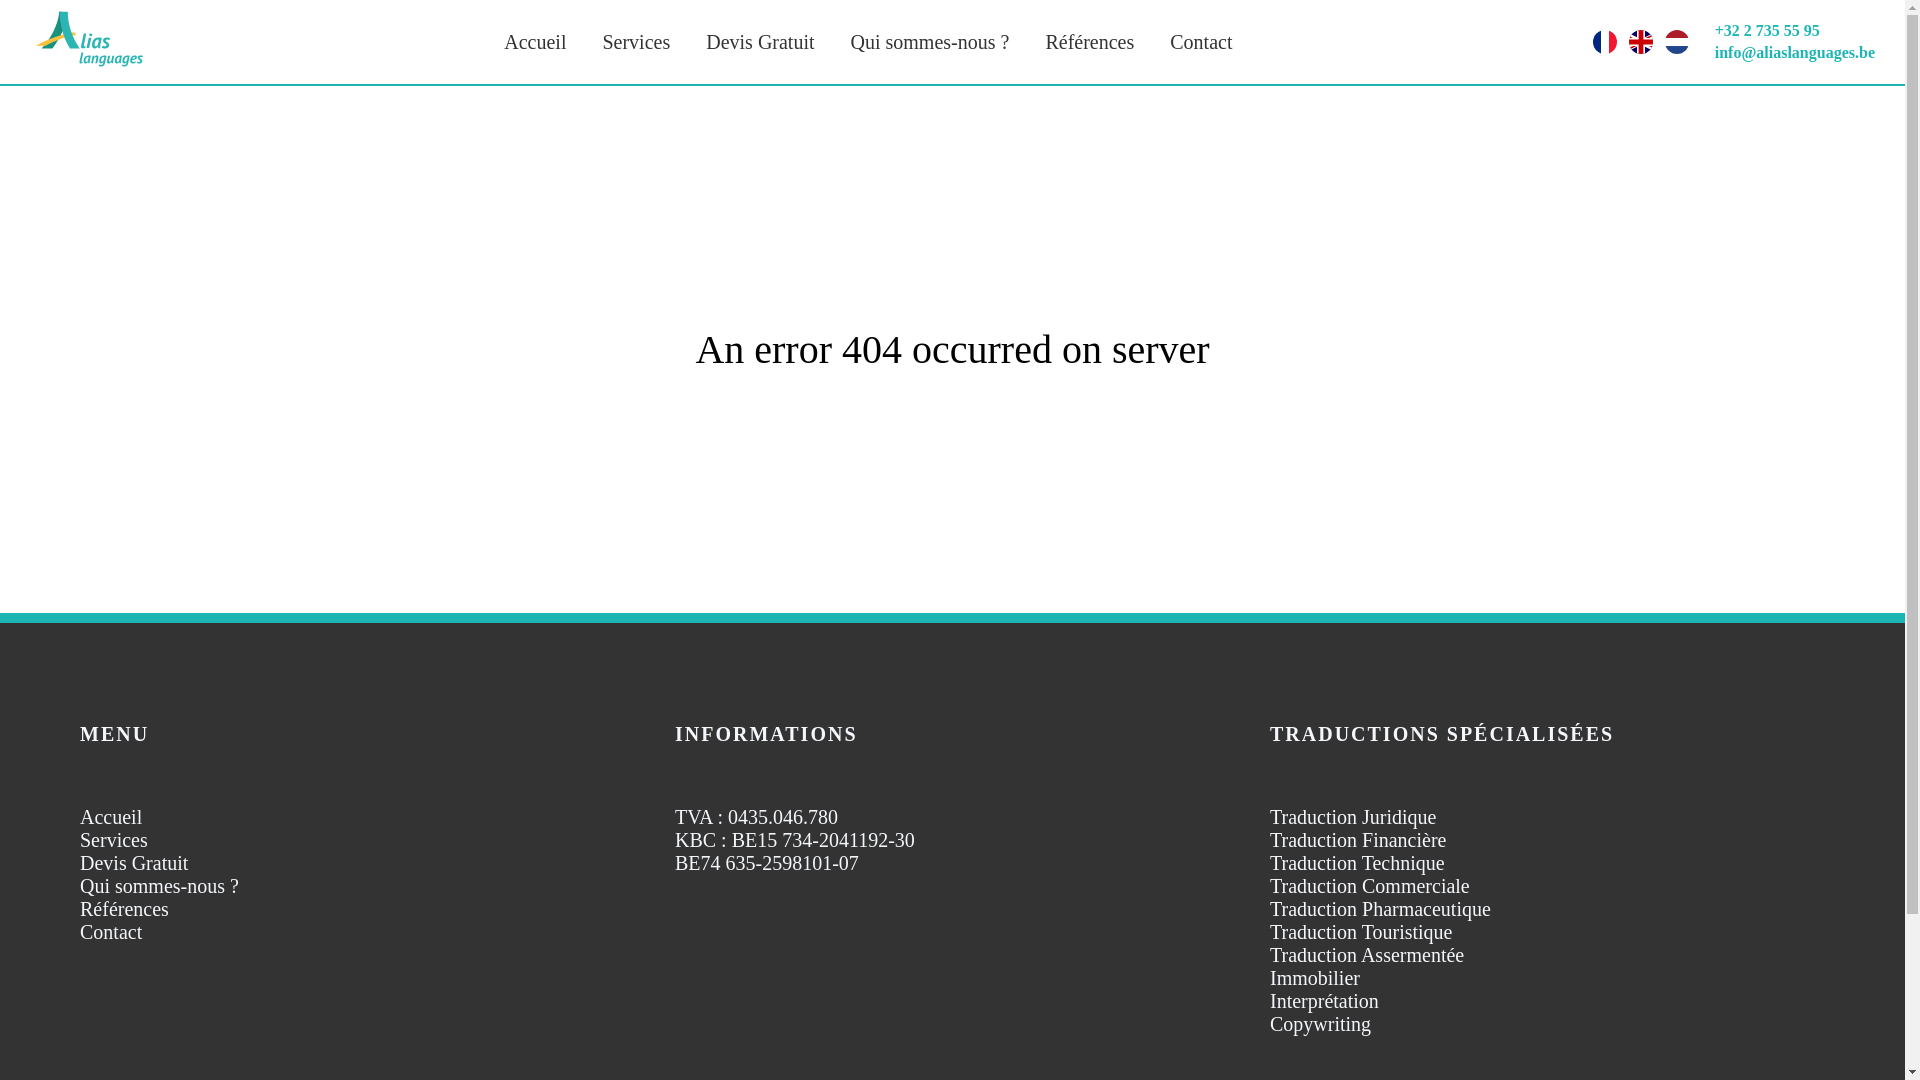 The width and height of the screenshot is (1920, 1080). I want to click on 'Traduction Technique', so click(1357, 862).